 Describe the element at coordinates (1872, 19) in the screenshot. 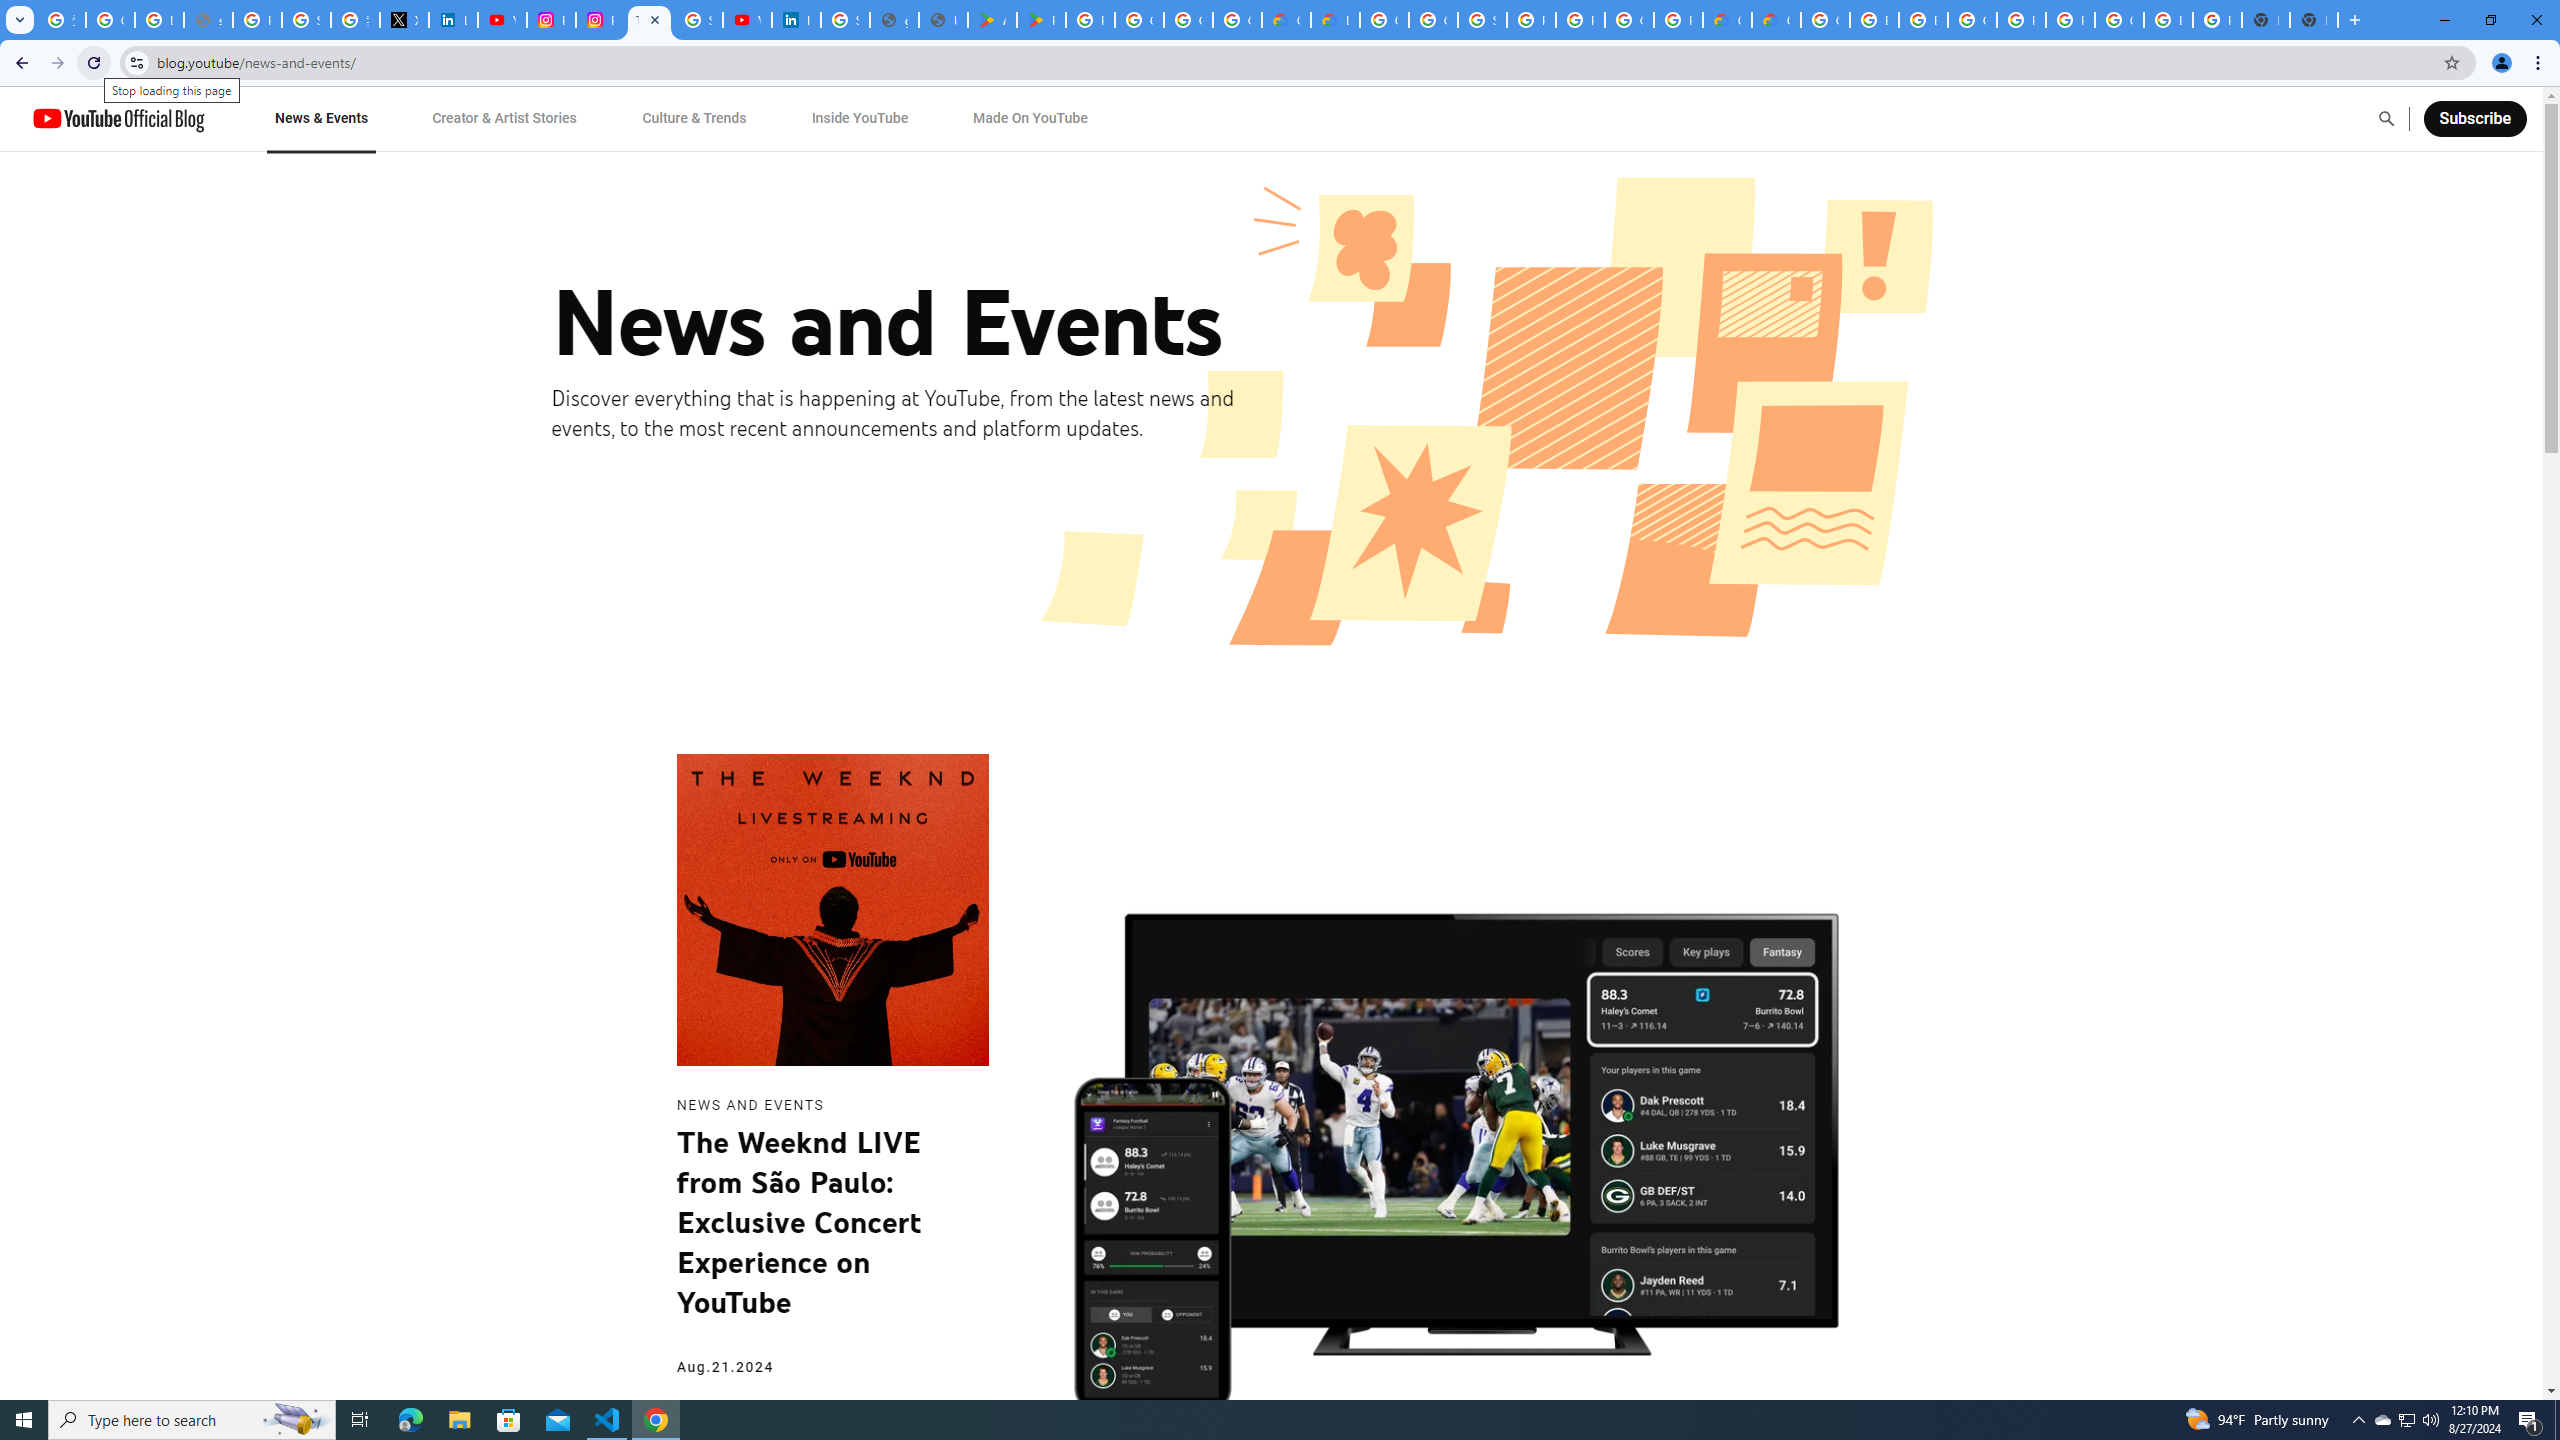

I see `'Browse Chrome as a guest - Computer - Google Chrome Help'` at that location.